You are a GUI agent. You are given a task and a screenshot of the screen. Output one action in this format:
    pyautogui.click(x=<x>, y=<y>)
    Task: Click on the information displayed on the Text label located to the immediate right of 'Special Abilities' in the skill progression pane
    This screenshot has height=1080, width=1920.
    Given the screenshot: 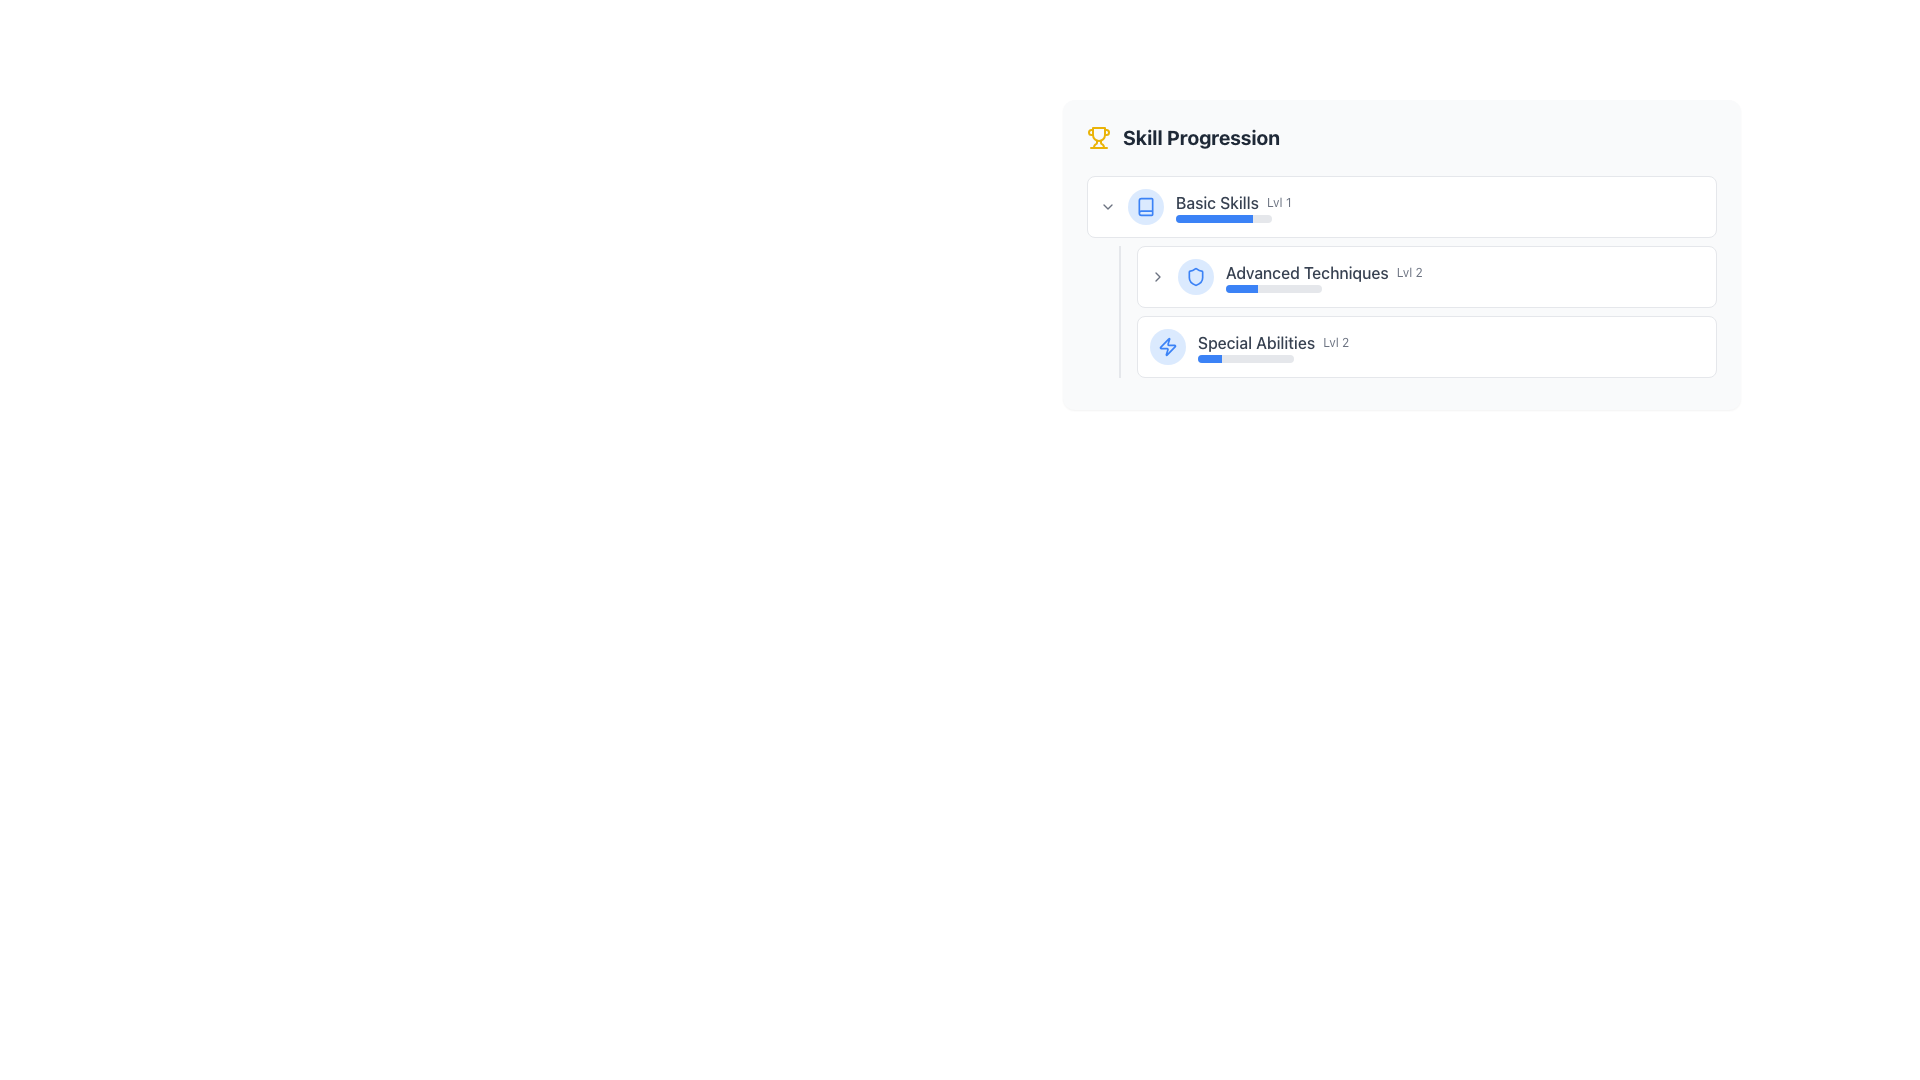 What is the action you would take?
    pyautogui.click(x=1336, y=342)
    